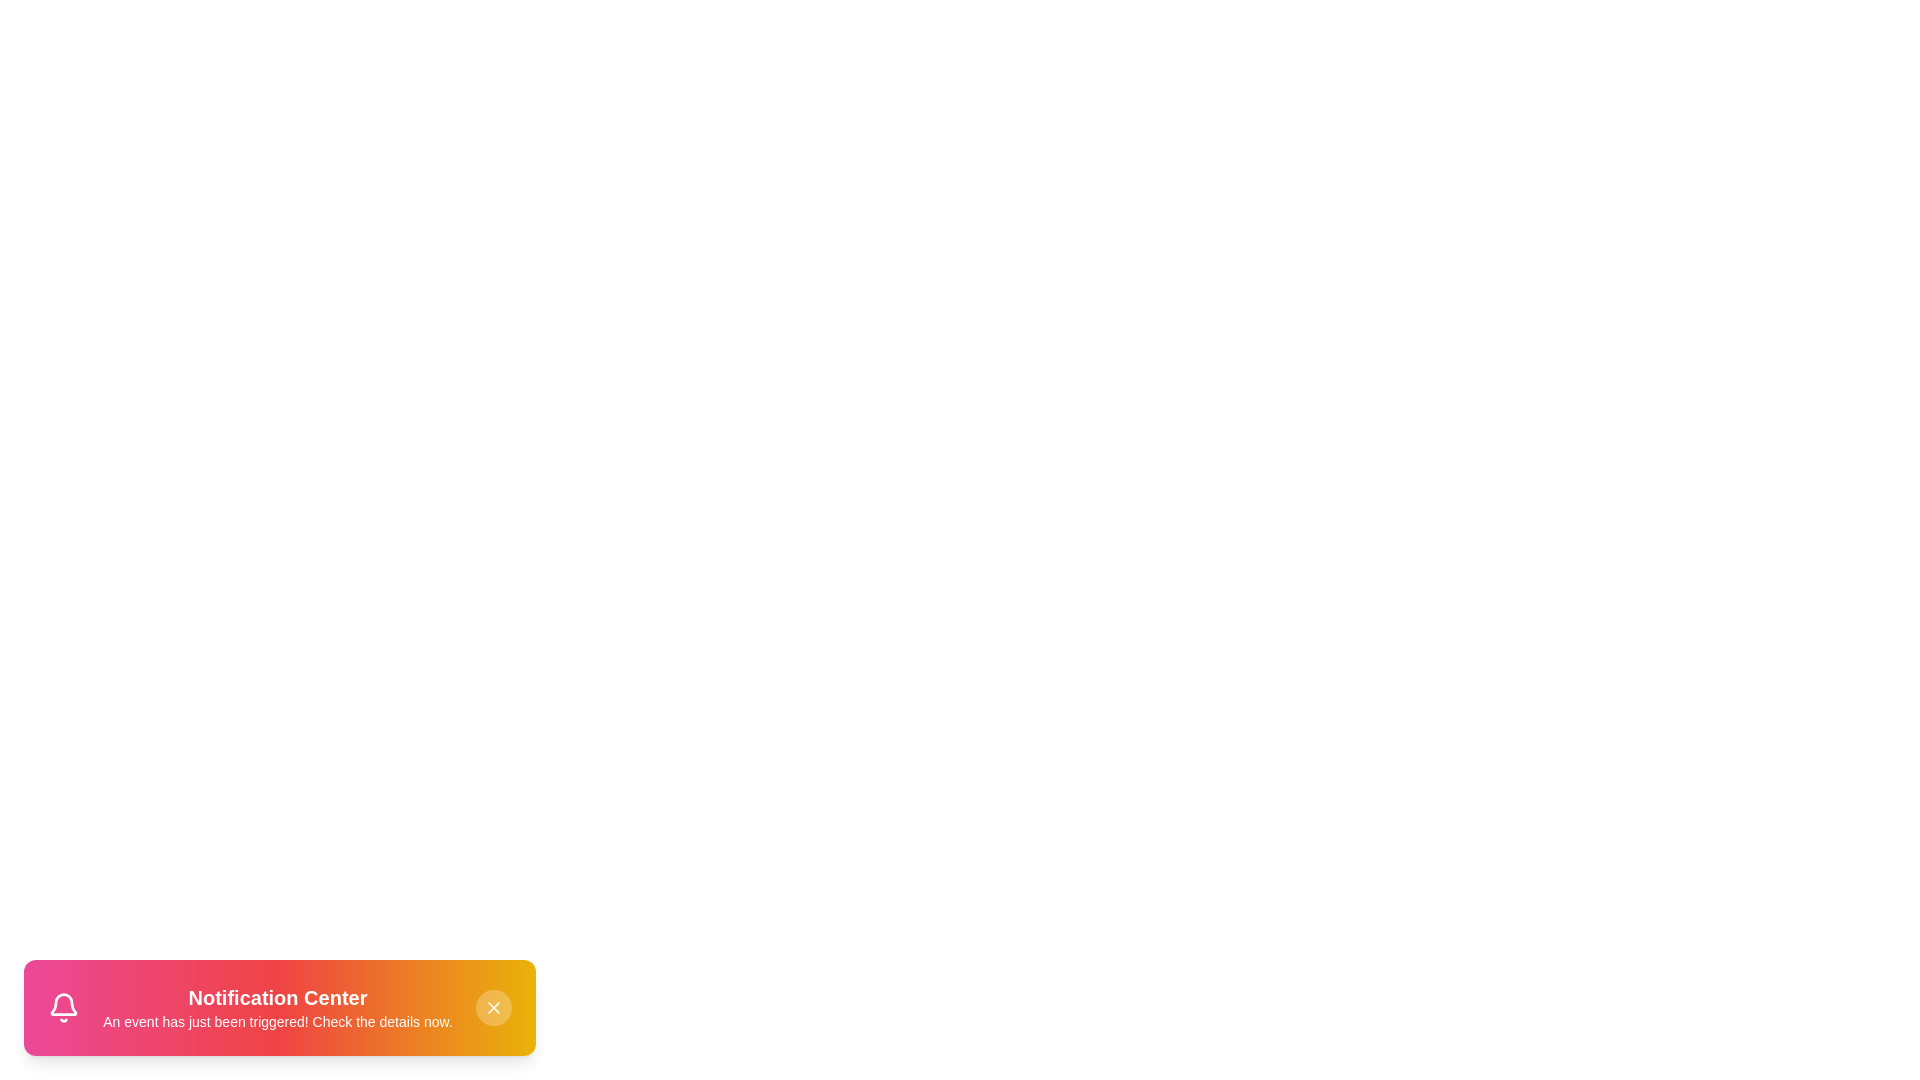 This screenshot has width=1920, height=1080. I want to click on the close button to toggle the visibility of the notification panel, so click(494, 1007).